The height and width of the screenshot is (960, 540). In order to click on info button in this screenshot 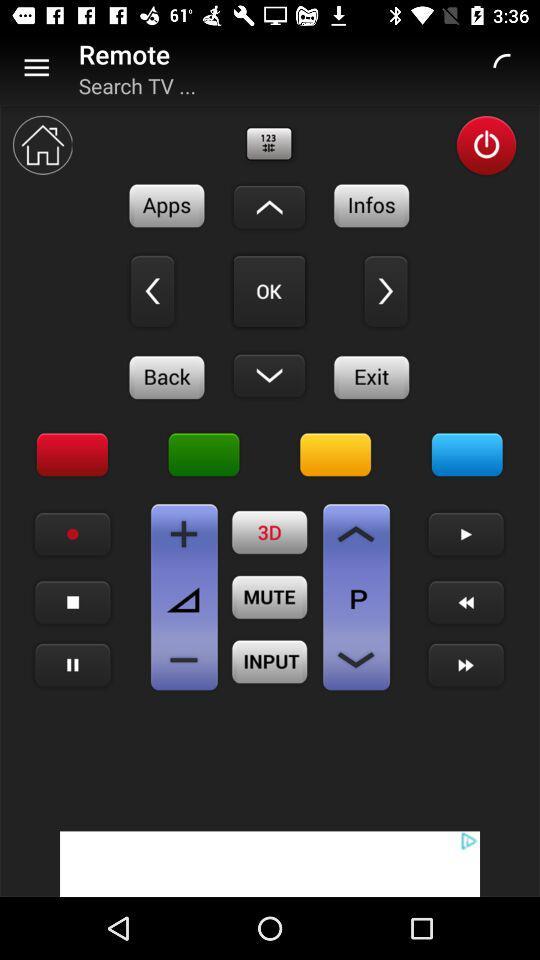, I will do `click(372, 205)`.